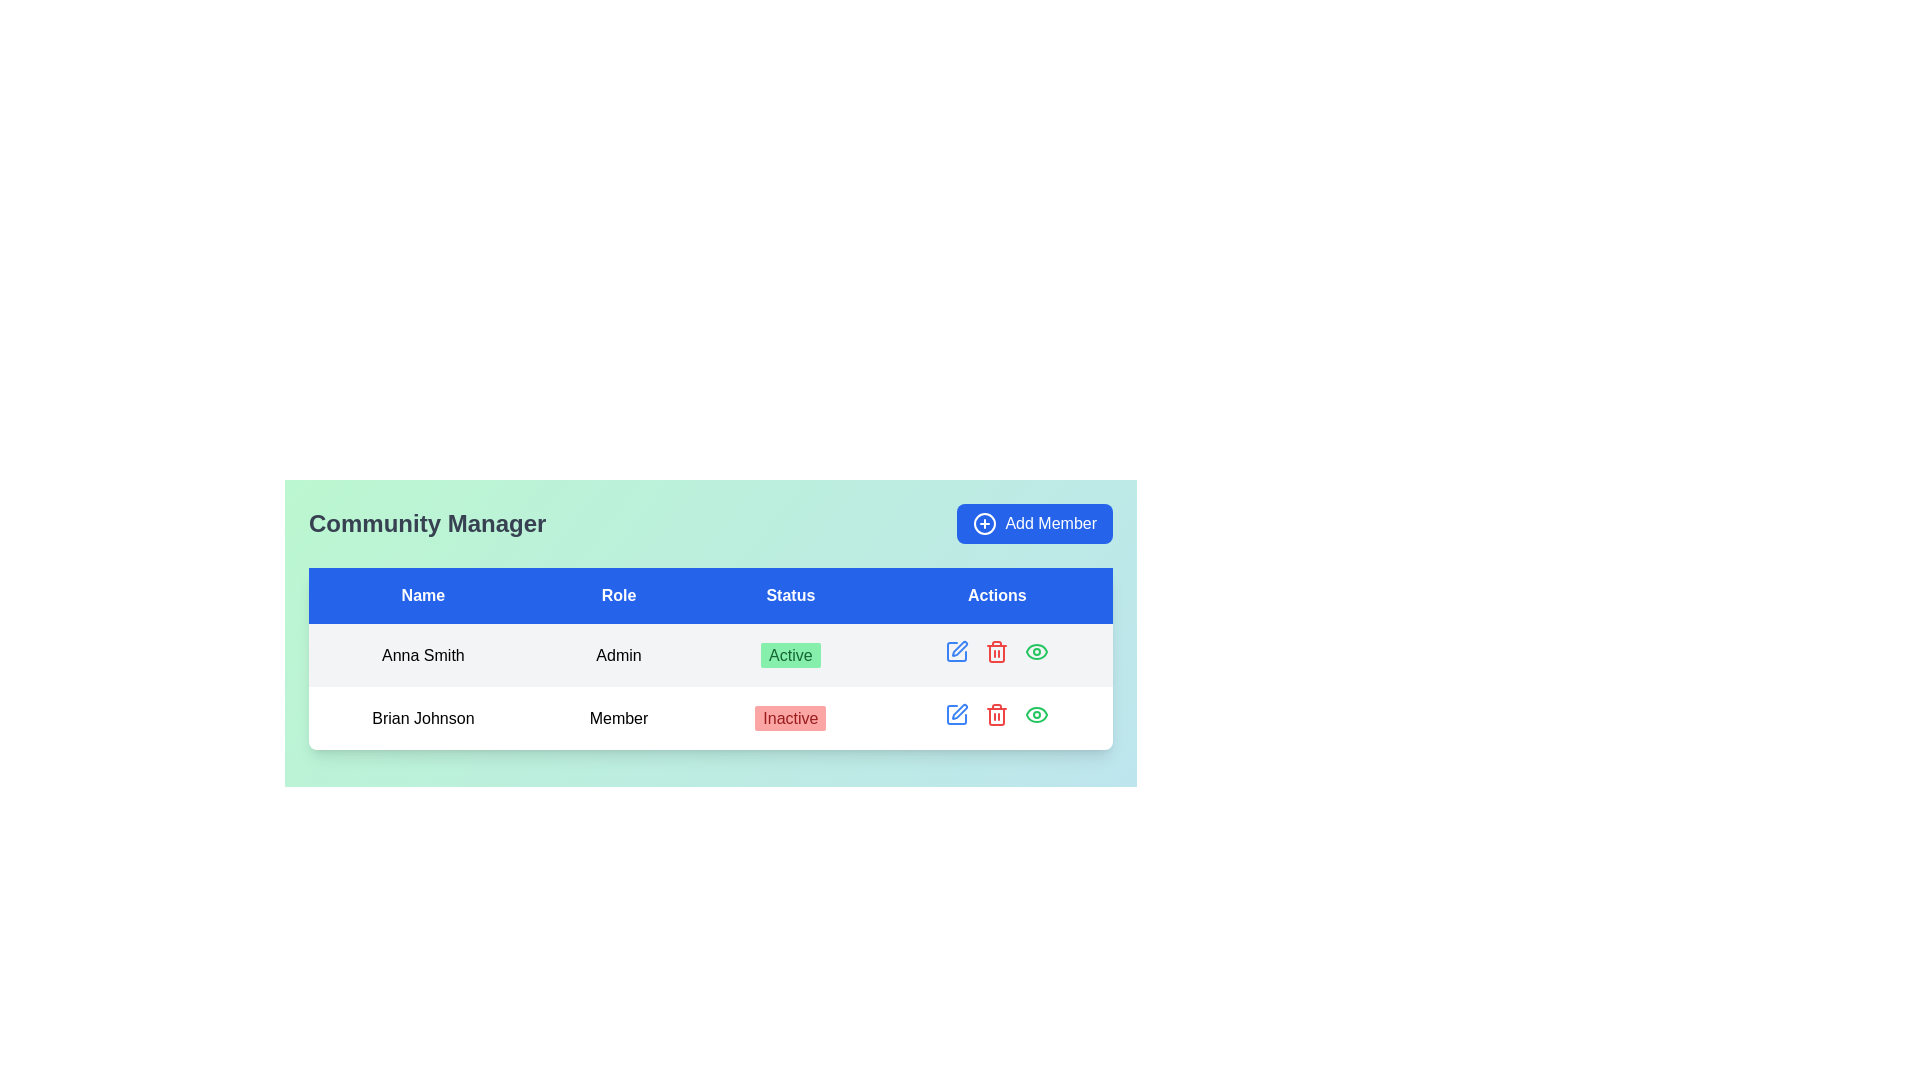  Describe the element at coordinates (1037, 651) in the screenshot. I see `the 'View' button in the 'Actions' column of the table corresponding to 'Anna Smith' to change its color` at that location.